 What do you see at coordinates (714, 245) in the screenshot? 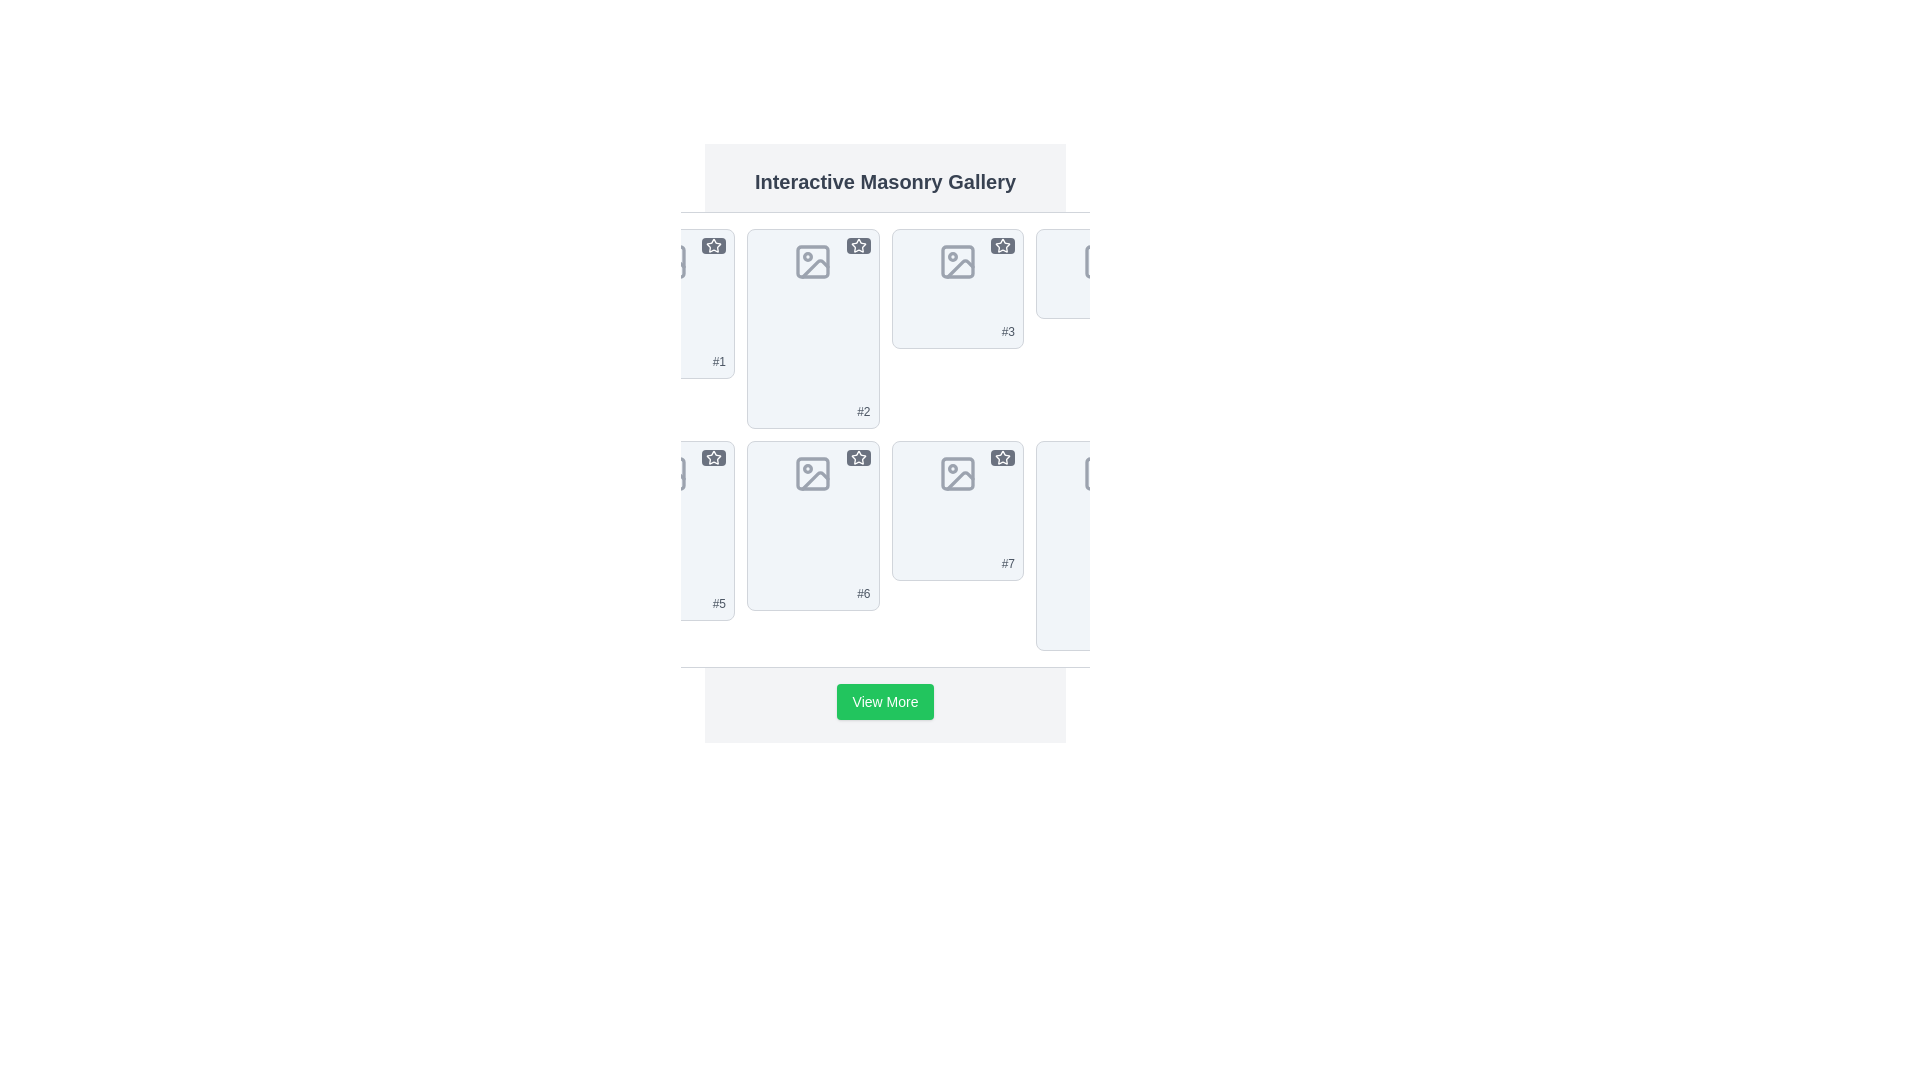
I see `the star outline icon located in the top-right corner of the first card in the gallery section` at bounding box center [714, 245].